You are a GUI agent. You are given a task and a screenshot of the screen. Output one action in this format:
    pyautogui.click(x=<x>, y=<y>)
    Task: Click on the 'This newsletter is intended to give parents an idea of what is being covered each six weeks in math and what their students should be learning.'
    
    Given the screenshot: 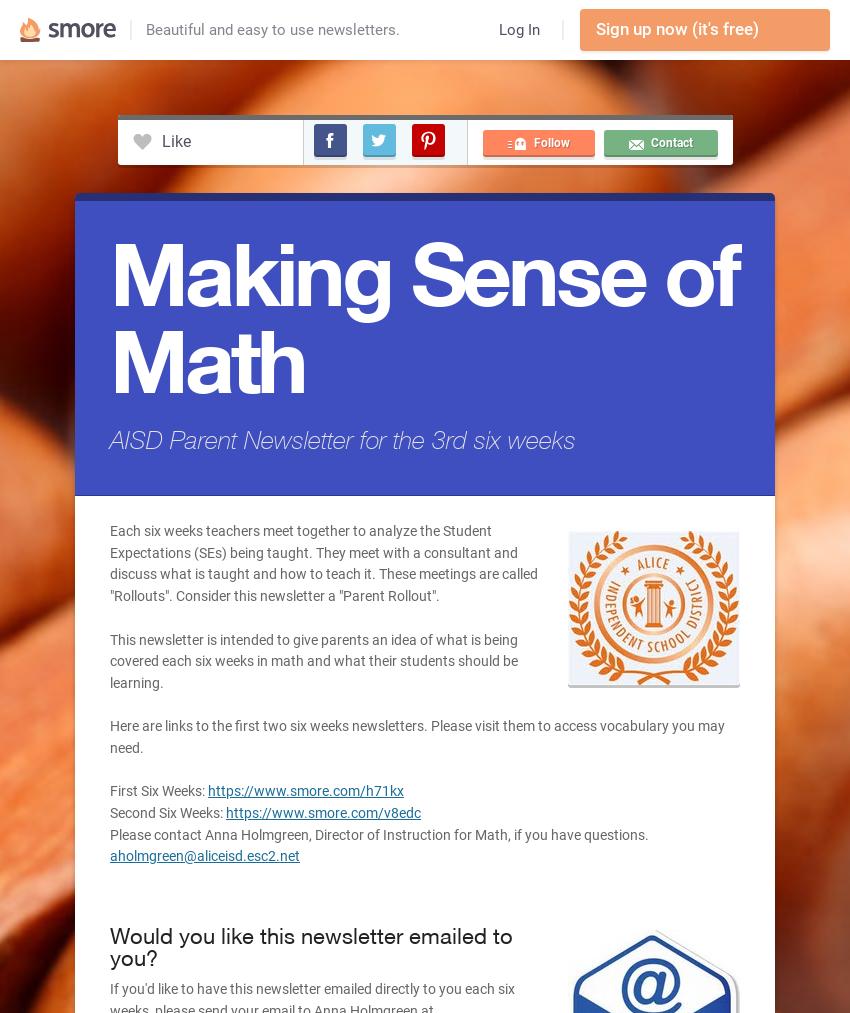 What is the action you would take?
    pyautogui.click(x=313, y=659)
    